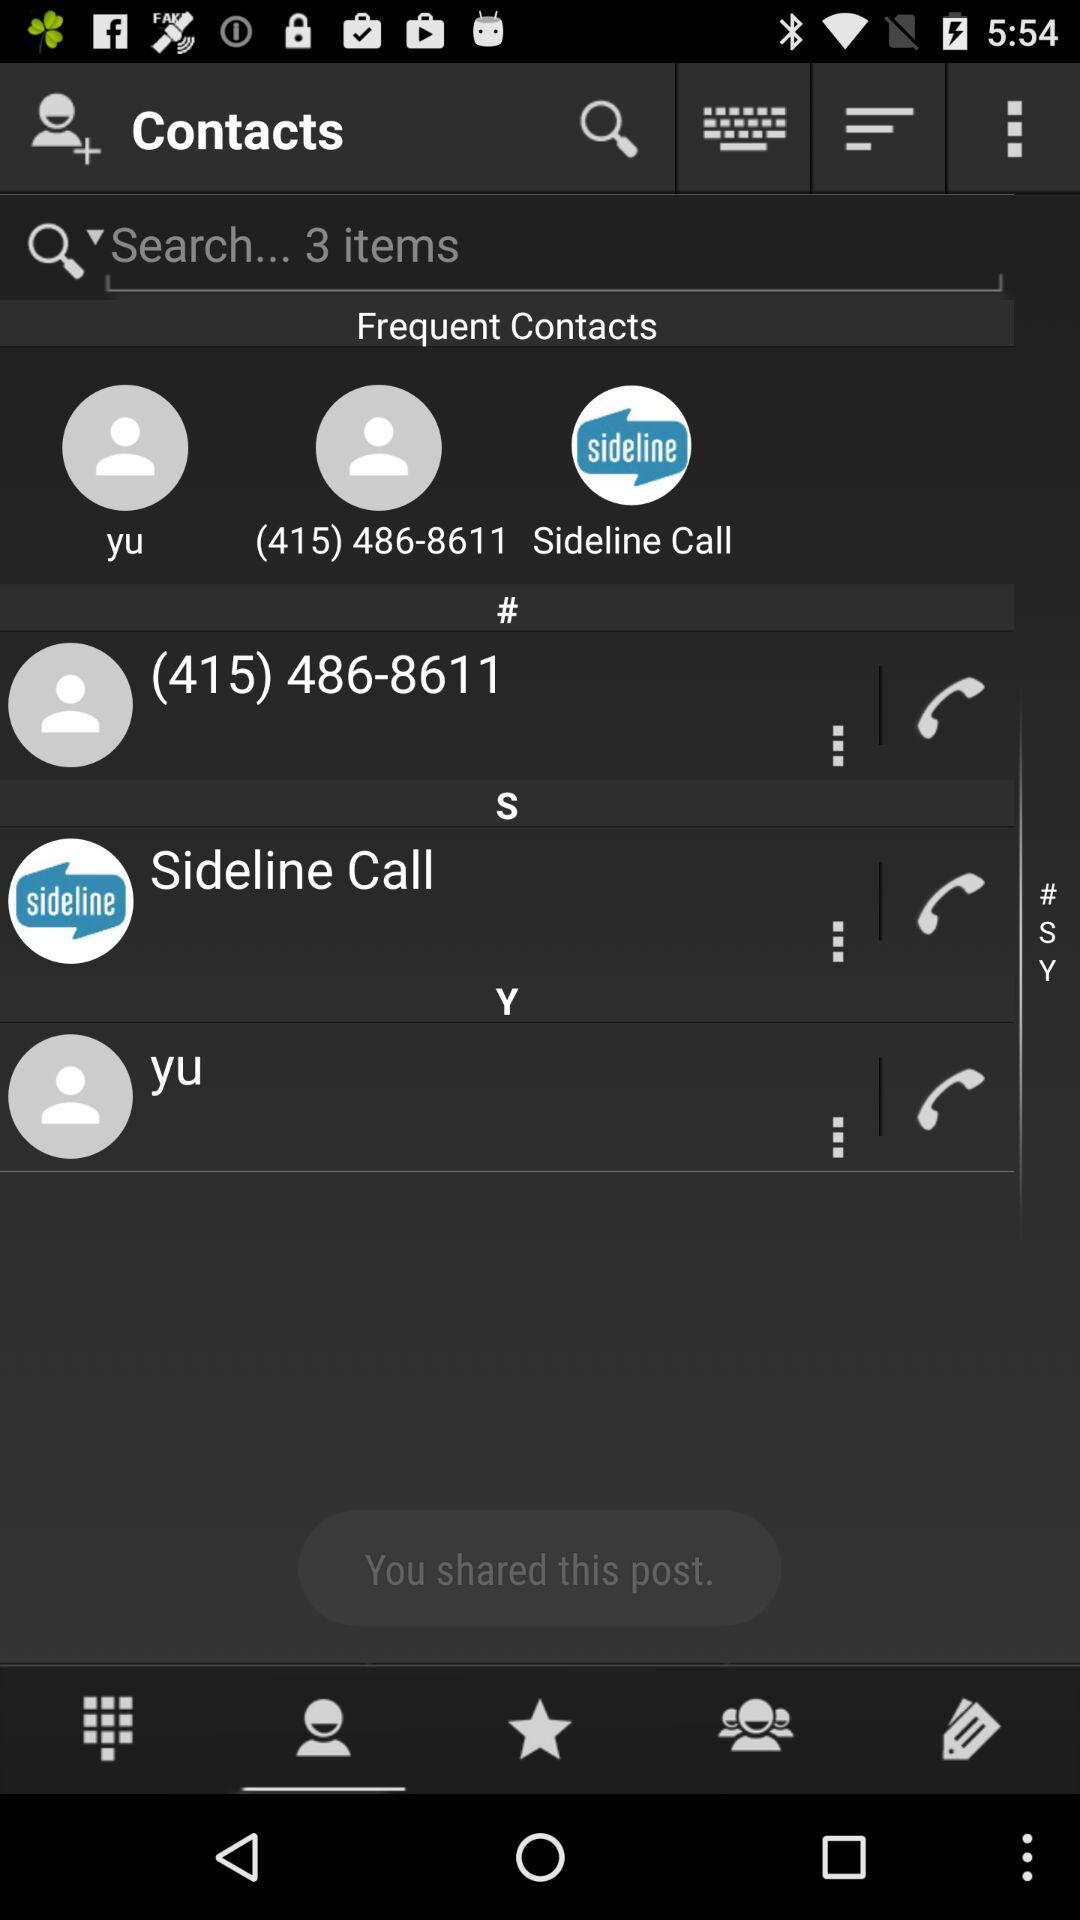 Image resolution: width=1080 pixels, height=1920 pixels. I want to click on setting option, so click(838, 744).